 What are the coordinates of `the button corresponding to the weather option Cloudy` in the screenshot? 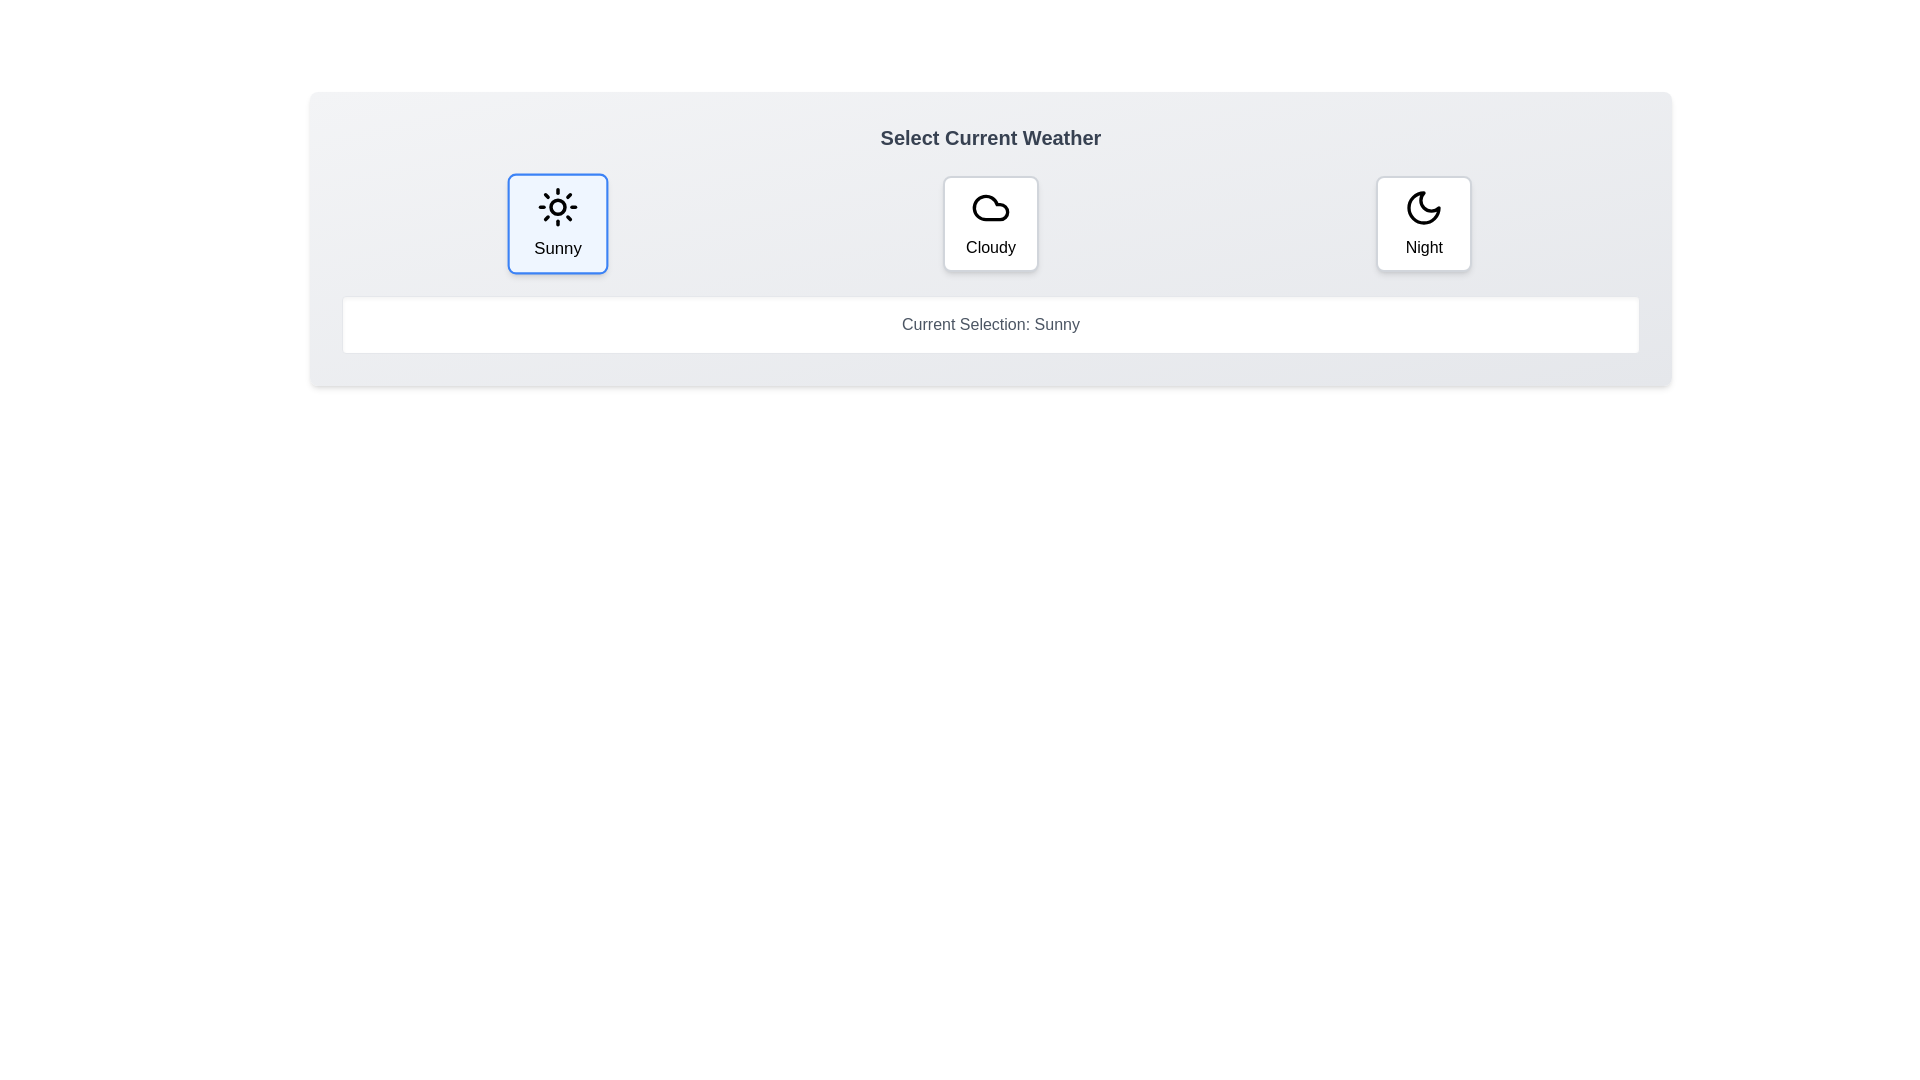 It's located at (990, 223).